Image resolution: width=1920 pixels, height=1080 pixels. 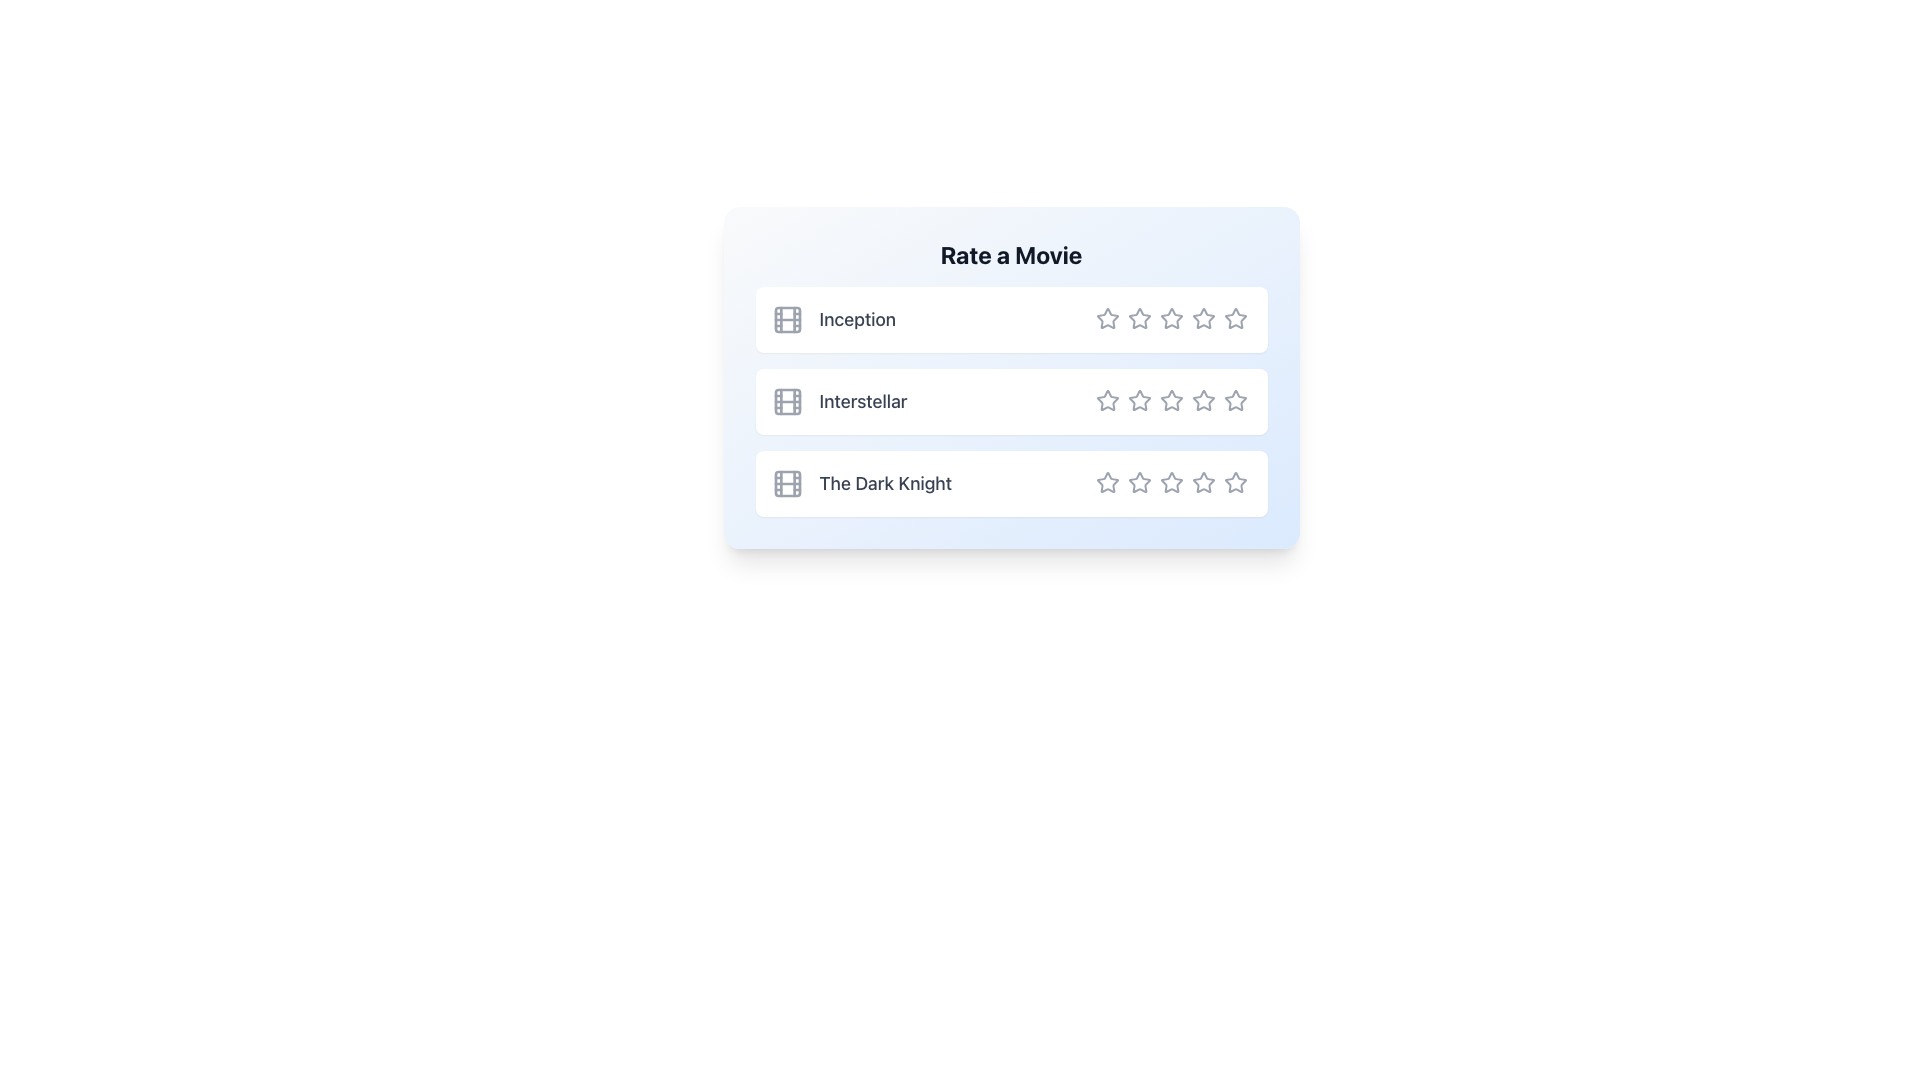 I want to click on the third star icon in the 'Rate a Movie' section for the movie 'Interstellar' to assign a rating, so click(x=1106, y=401).